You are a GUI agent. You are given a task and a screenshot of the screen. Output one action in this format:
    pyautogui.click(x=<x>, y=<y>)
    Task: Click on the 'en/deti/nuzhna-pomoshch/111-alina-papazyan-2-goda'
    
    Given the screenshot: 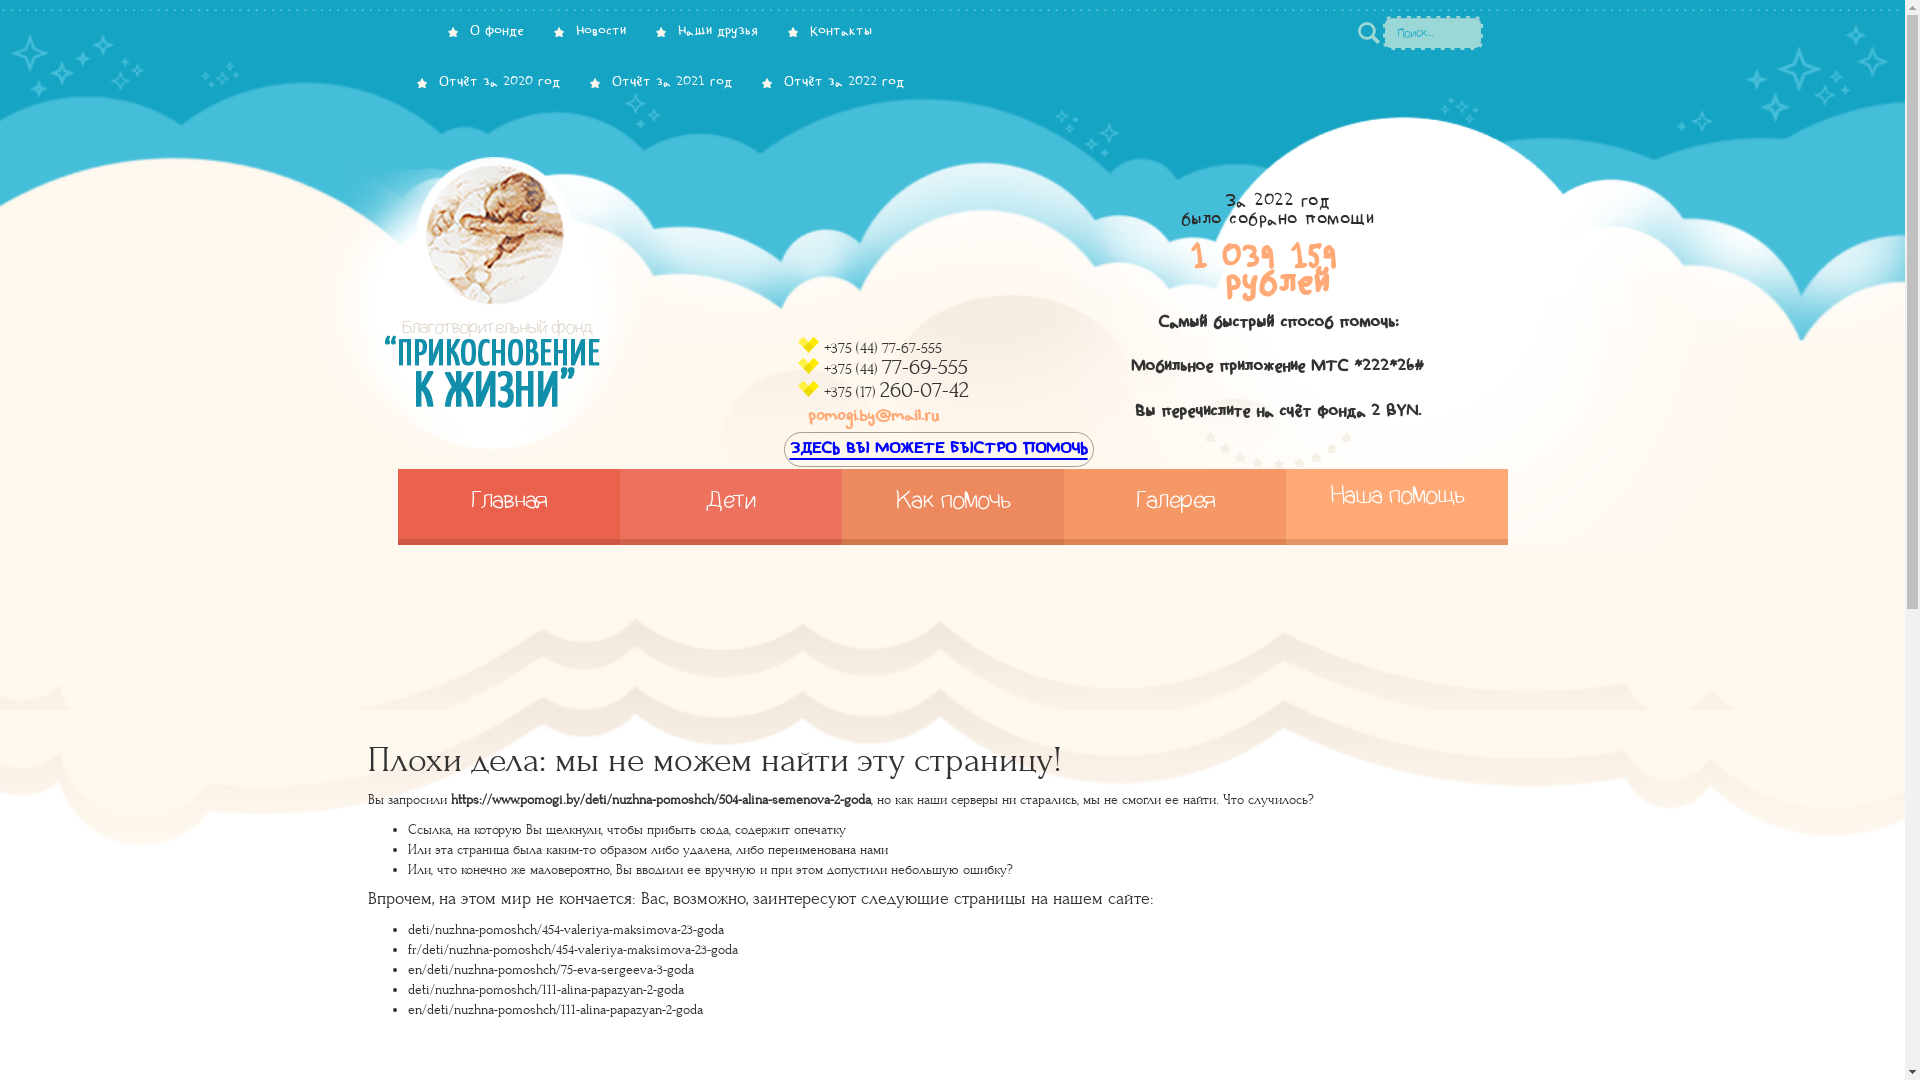 What is the action you would take?
    pyautogui.click(x=555, y=1010)
    